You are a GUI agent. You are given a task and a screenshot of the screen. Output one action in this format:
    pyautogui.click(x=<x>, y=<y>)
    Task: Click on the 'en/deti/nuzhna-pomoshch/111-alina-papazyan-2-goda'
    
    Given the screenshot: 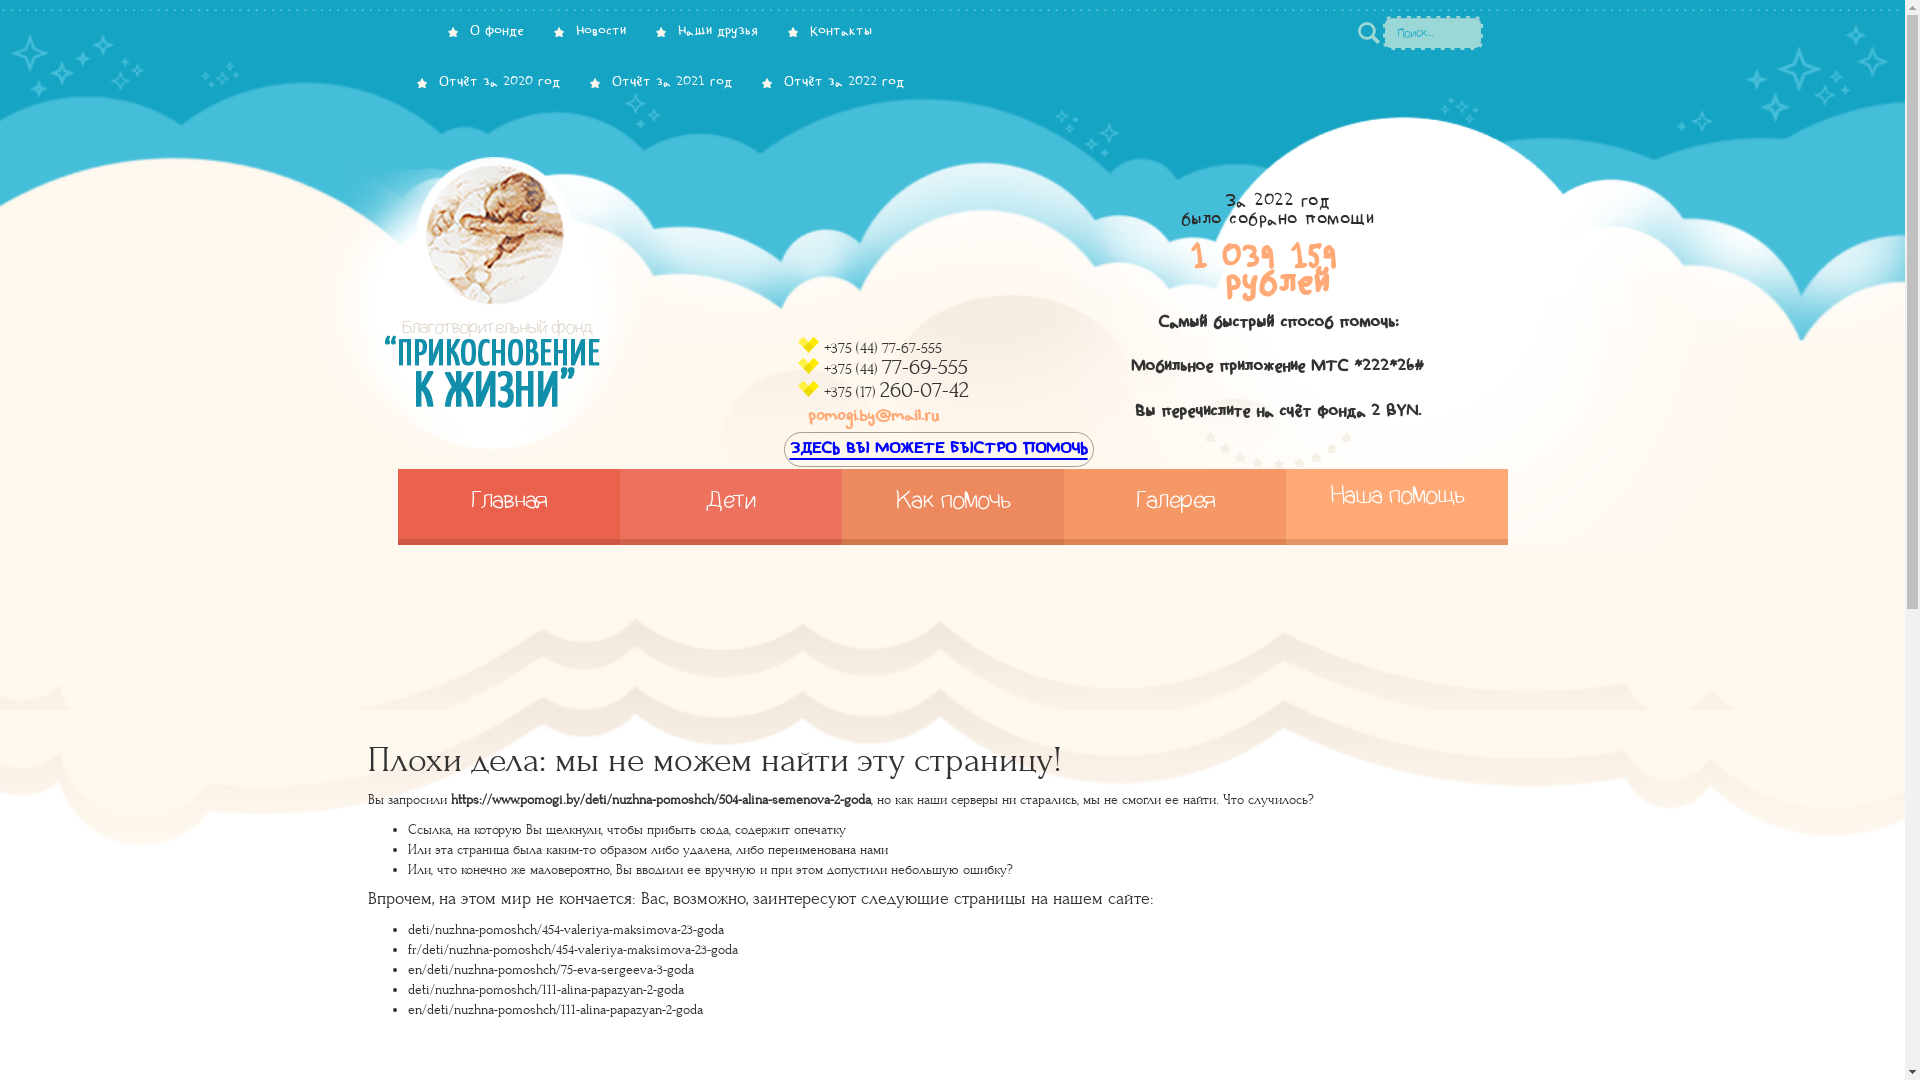 What is the action you would take?
    pyautogui.click(x=555, y=1010)
    